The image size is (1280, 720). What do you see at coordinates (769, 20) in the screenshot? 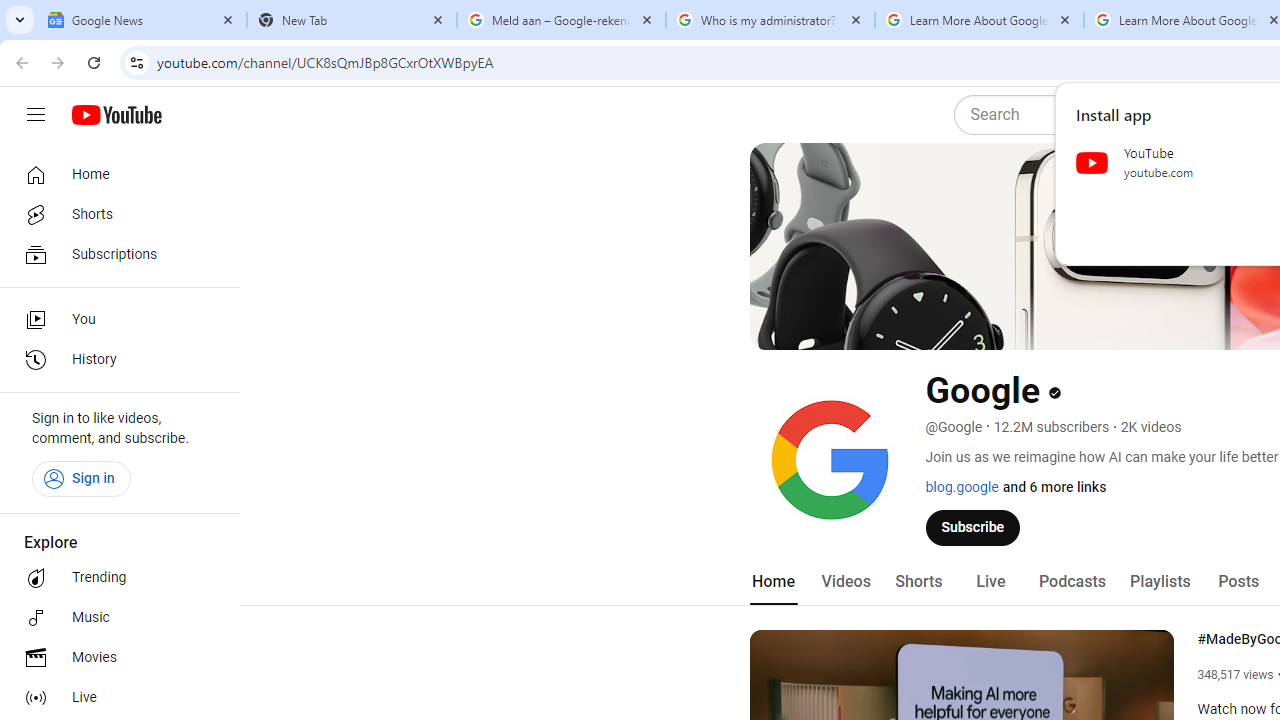
I see `'Who is my administrator? - Google Account Help'` at bounding box center [769, 20].